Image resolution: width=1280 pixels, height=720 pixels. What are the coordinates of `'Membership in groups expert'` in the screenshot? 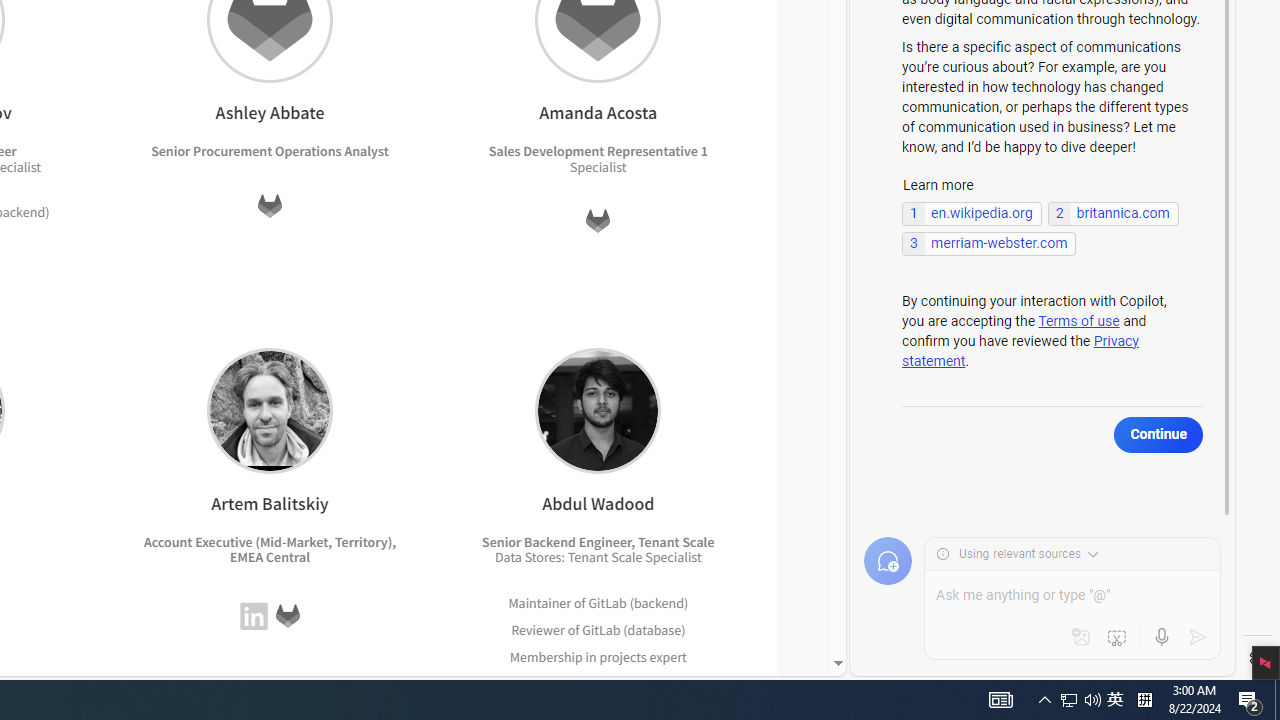 It's located at (598, 682).